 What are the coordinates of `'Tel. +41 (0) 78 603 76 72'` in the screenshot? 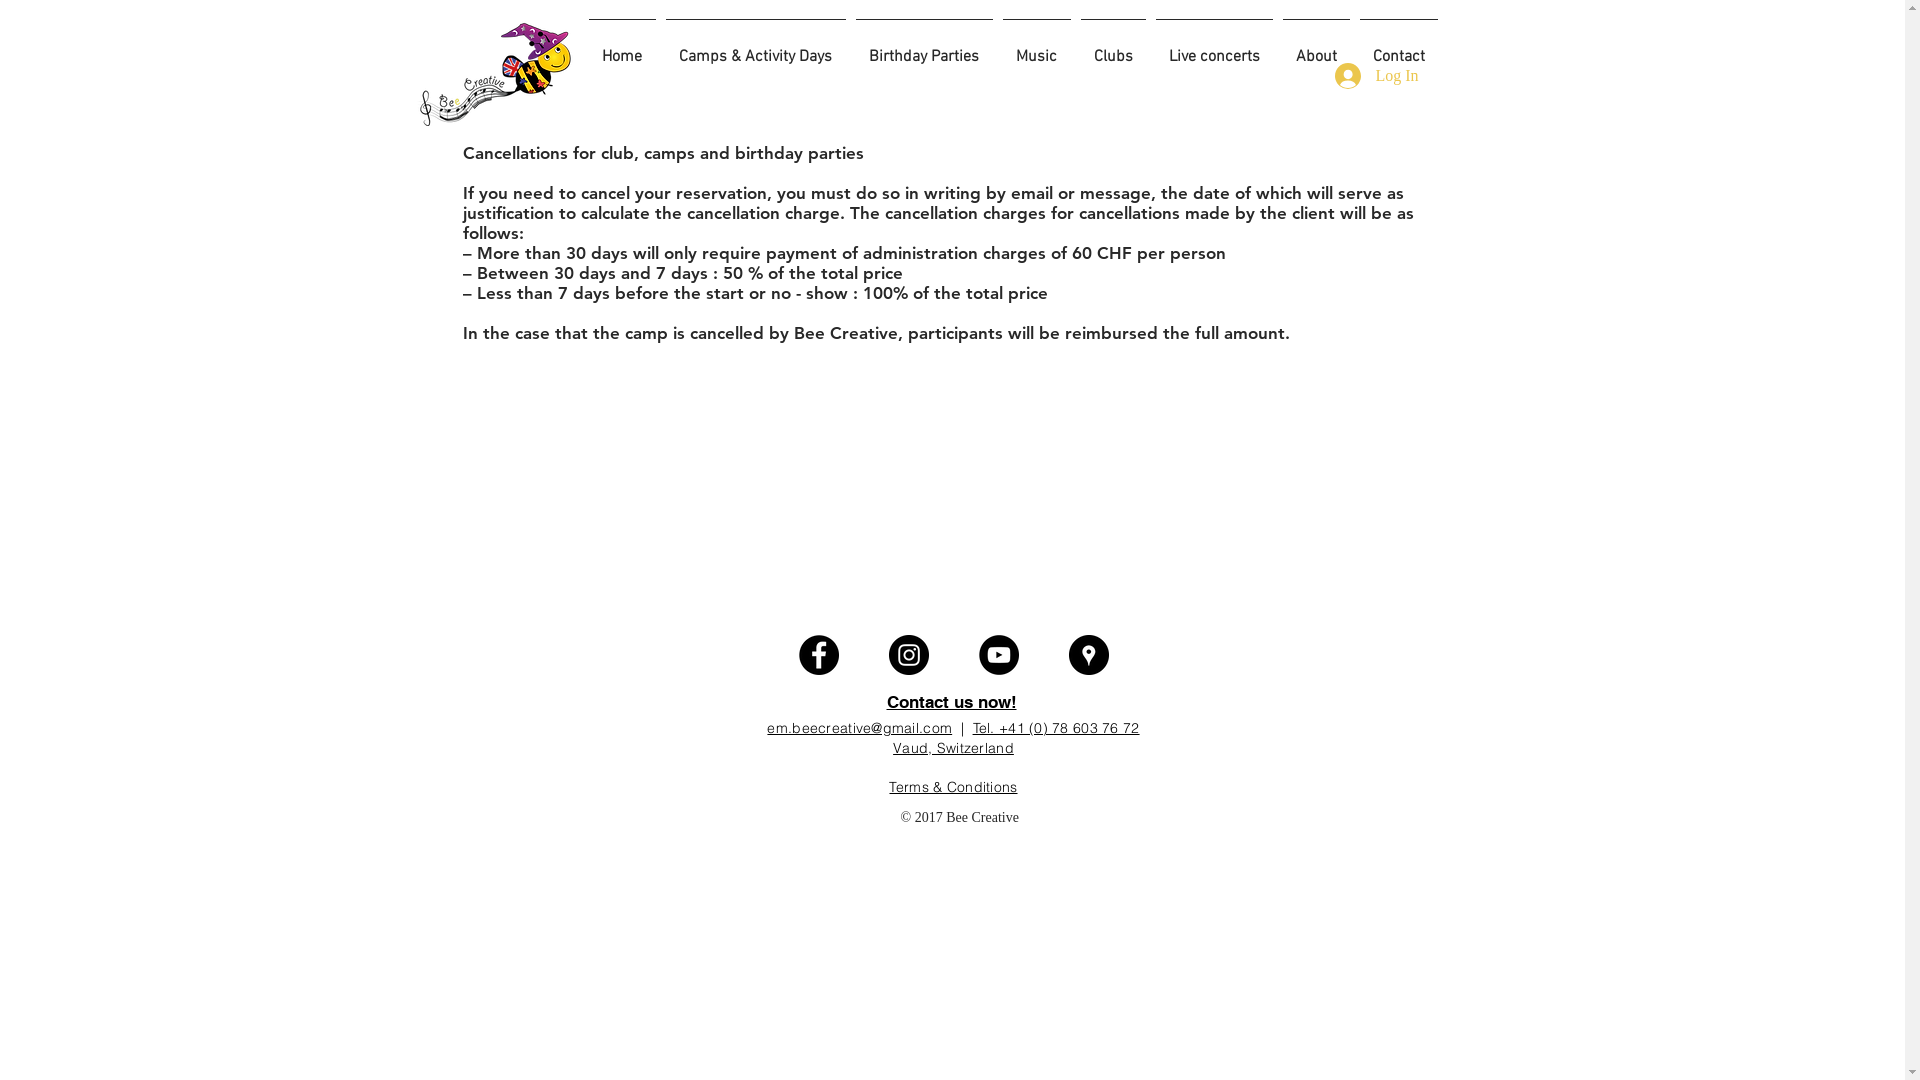 It's located at (1055, 728).